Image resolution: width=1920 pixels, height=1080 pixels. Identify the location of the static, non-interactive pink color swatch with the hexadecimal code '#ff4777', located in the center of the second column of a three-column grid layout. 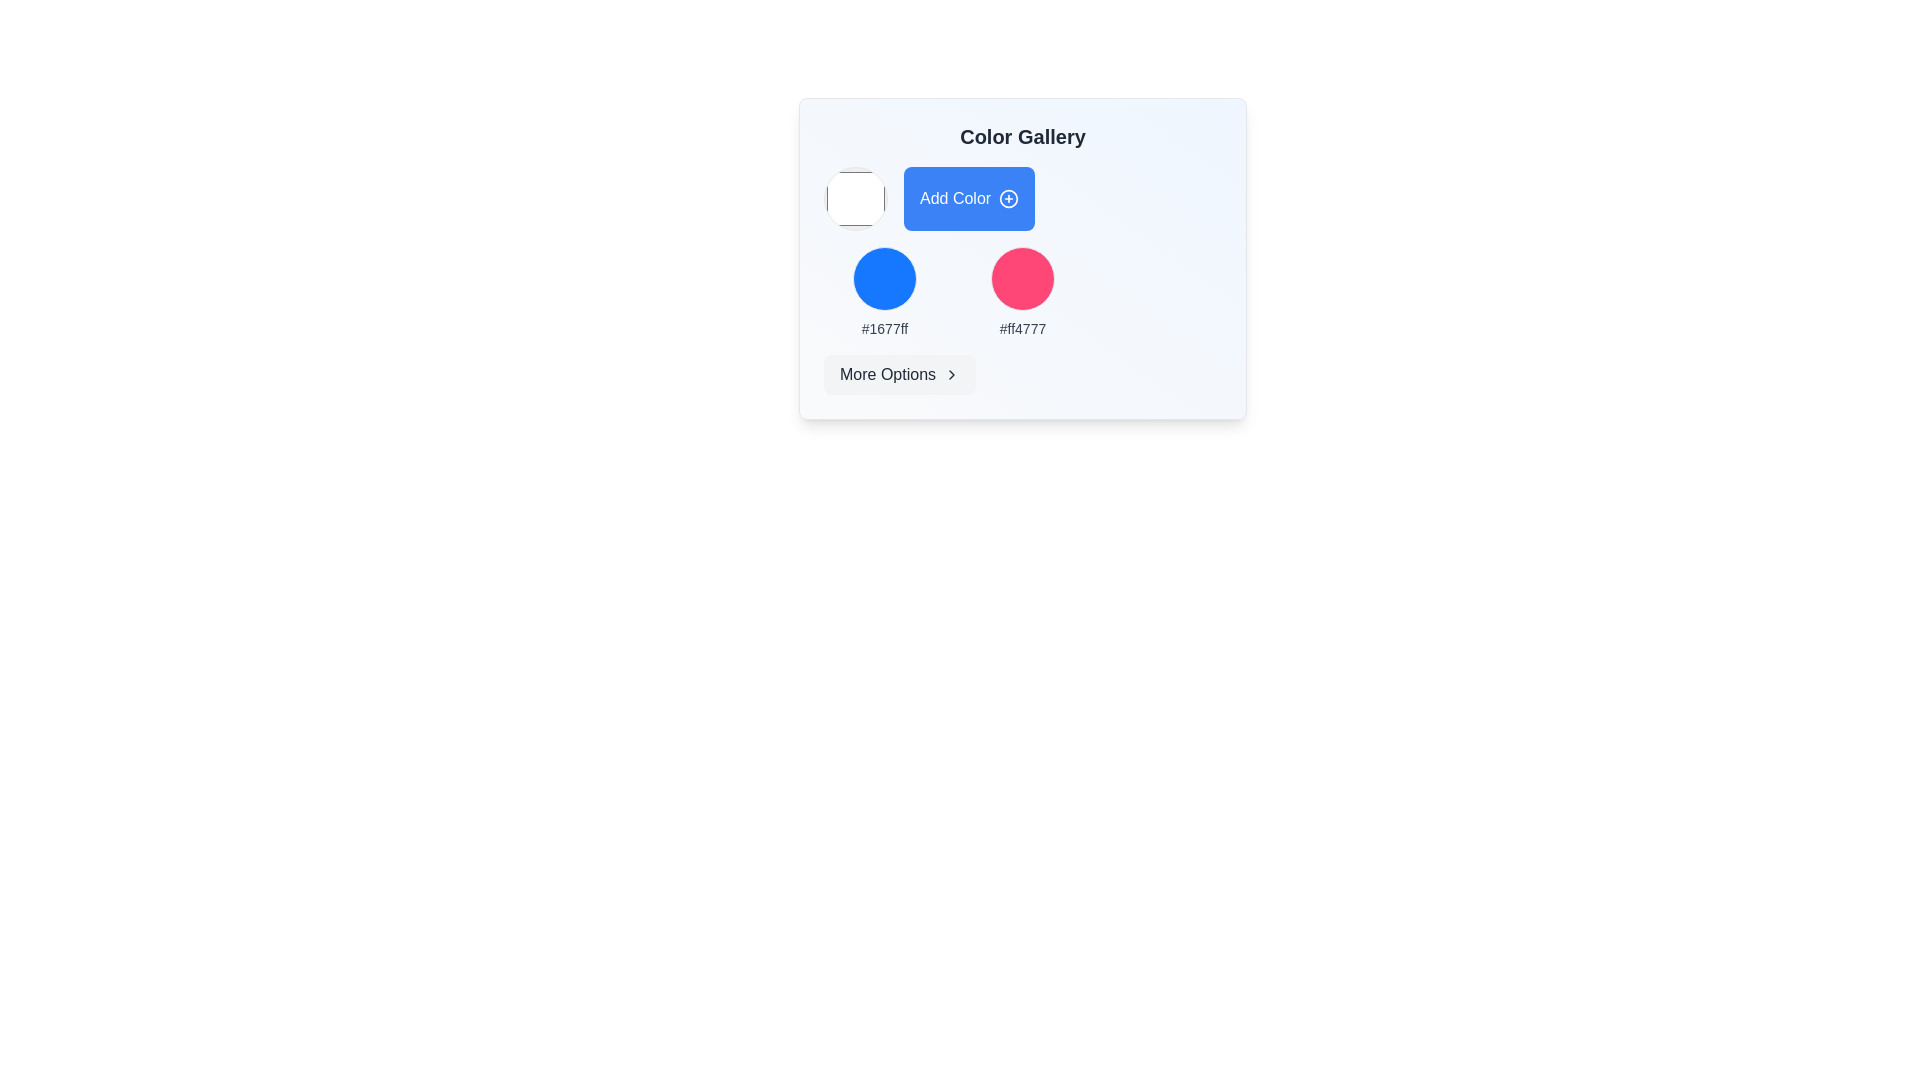
(1022, 293).